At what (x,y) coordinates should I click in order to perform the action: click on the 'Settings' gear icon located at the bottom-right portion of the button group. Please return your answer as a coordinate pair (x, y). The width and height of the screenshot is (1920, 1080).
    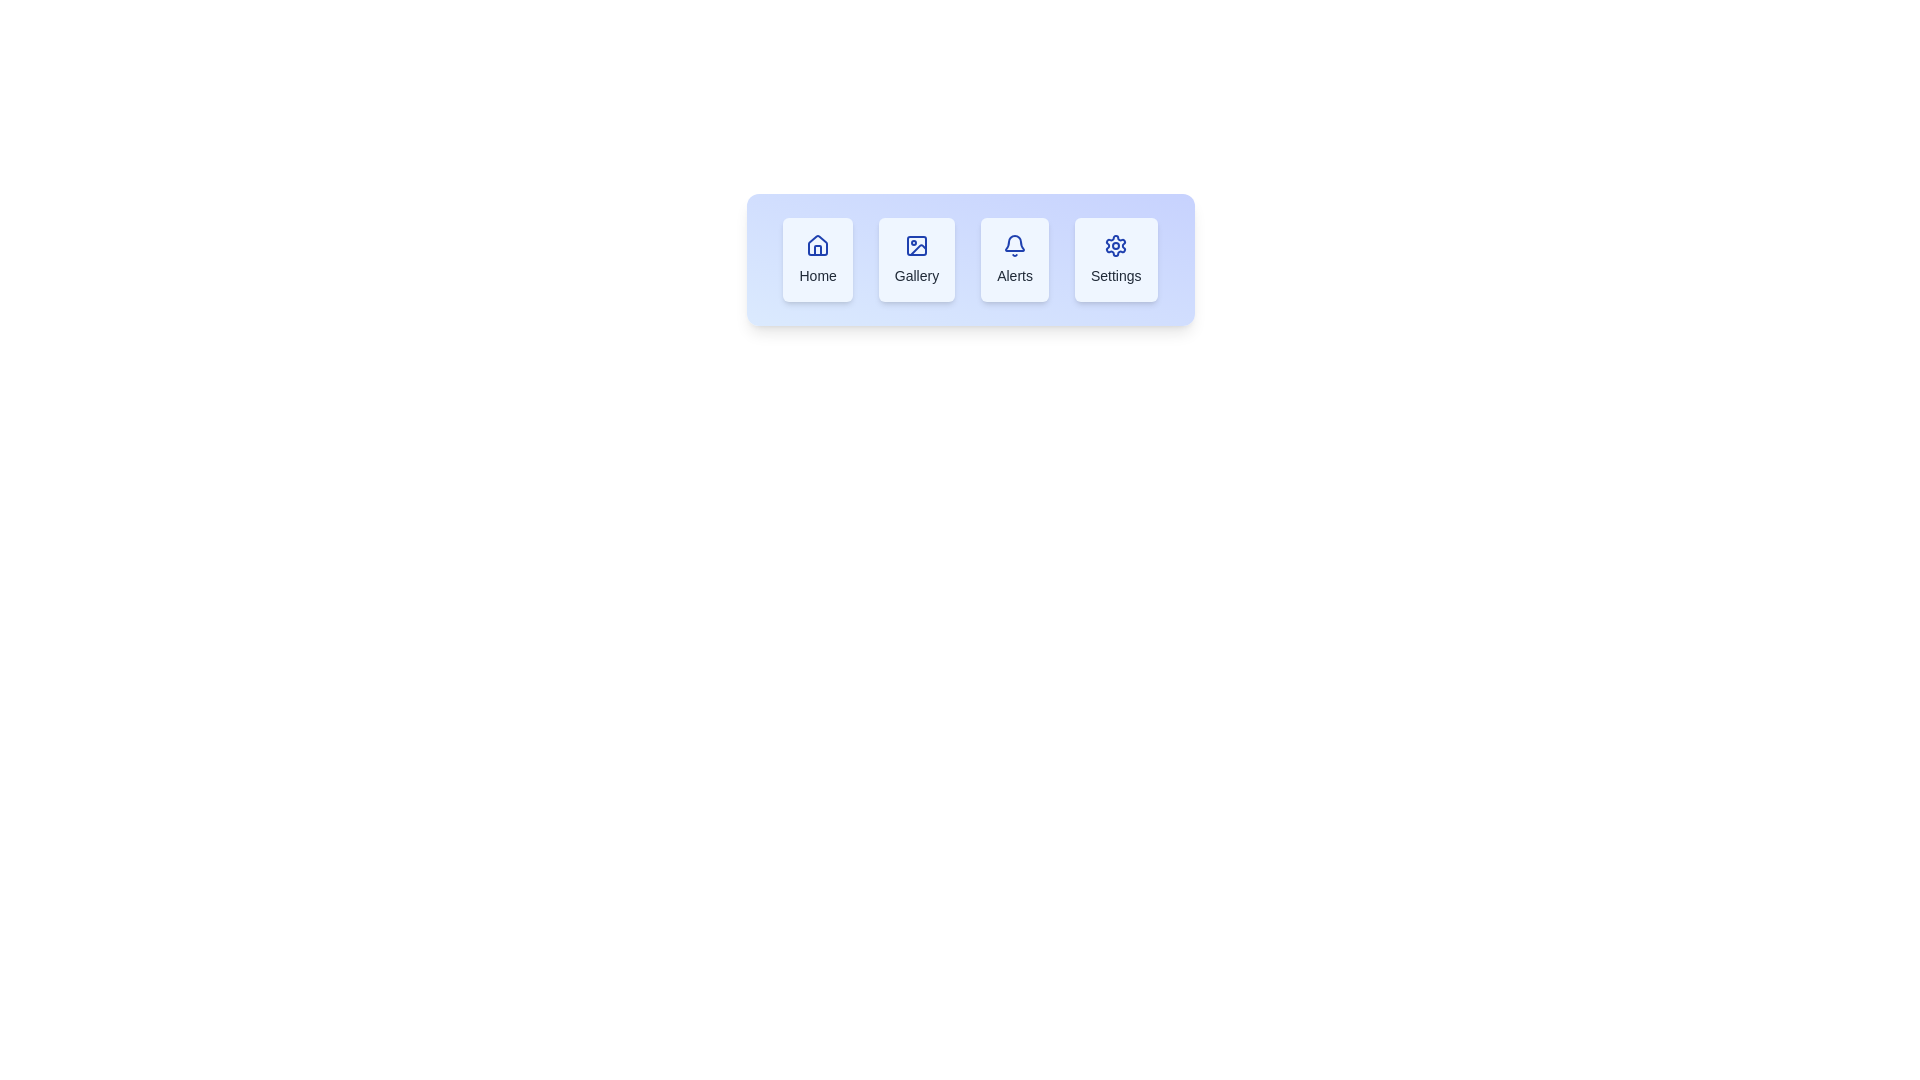
    Looking at the image, I should click on (1115, 245).